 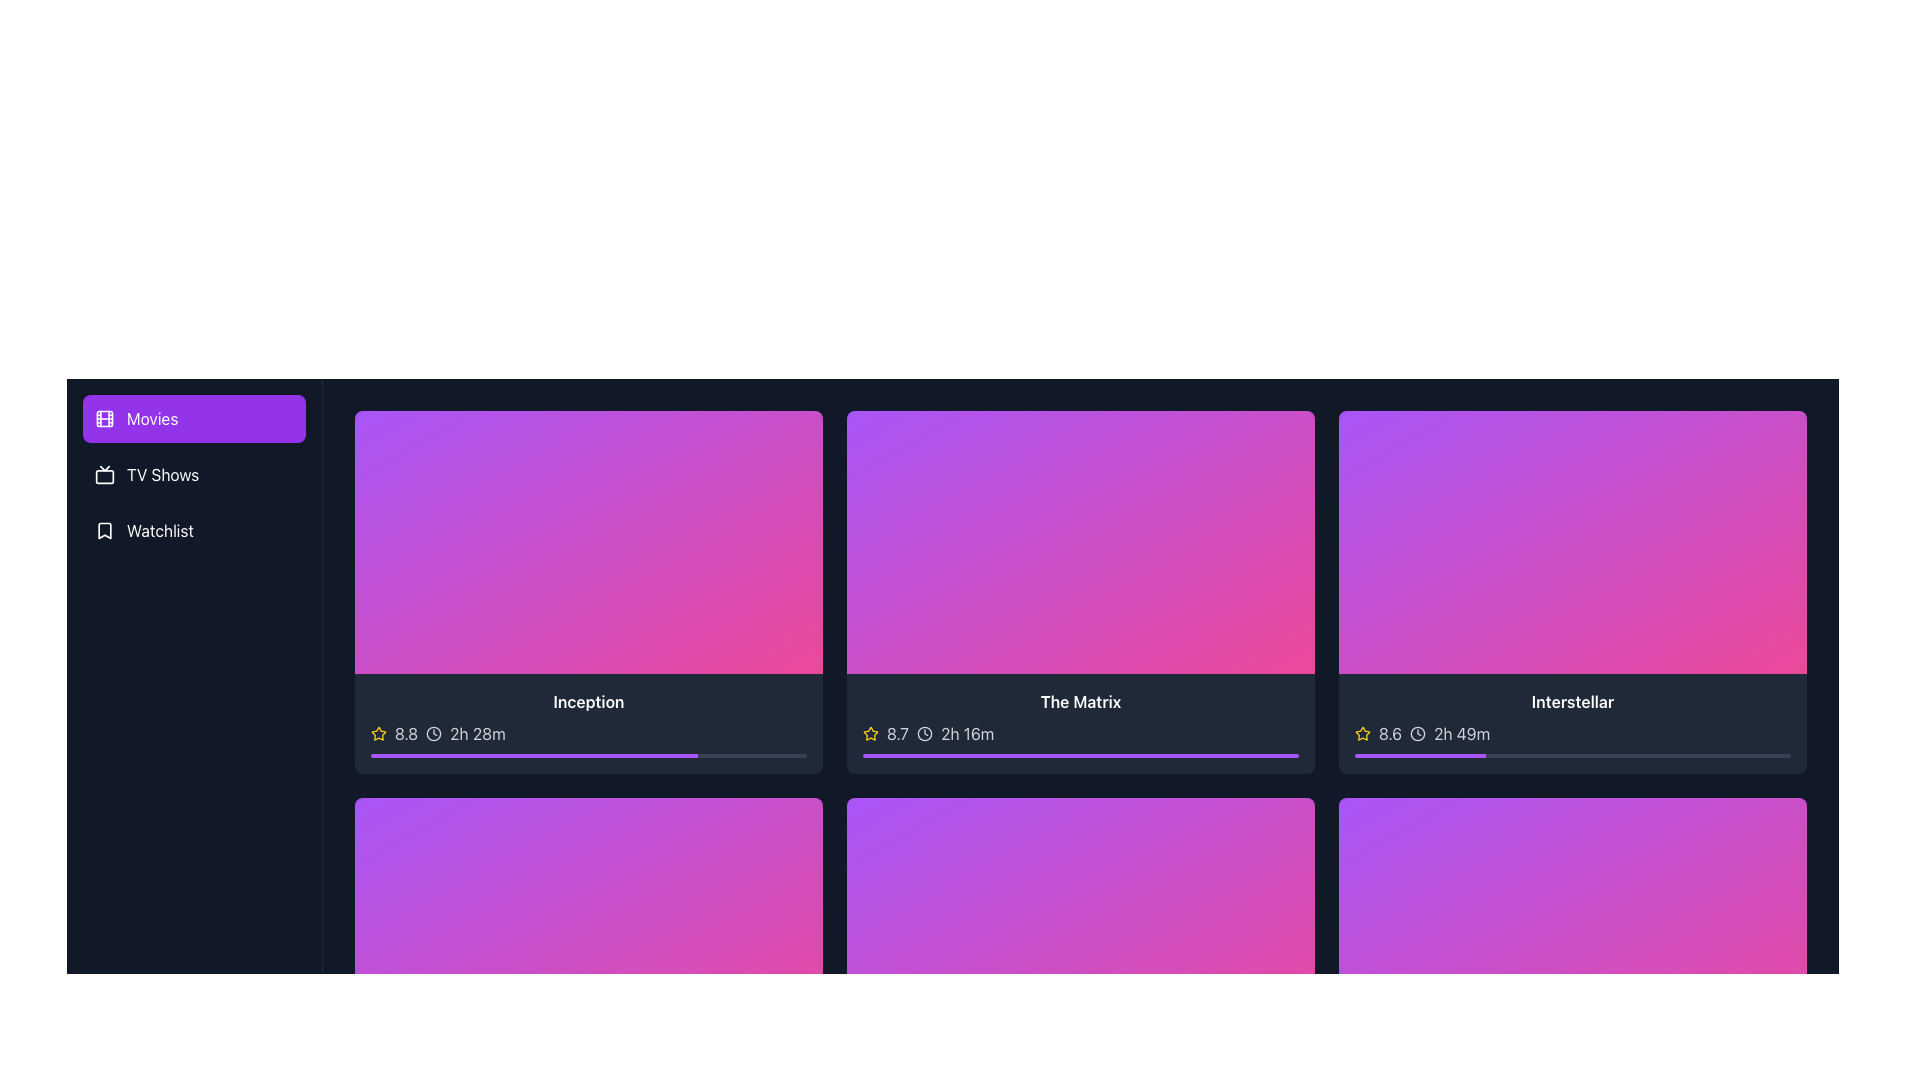 What do you see at coordinates (379, 733) in the screenshot?
I see `the star rating icon for the movie 'Inception', which is positioned at the top-left side of its card, just above the text '8.8'` at bounding box center [379, 733].